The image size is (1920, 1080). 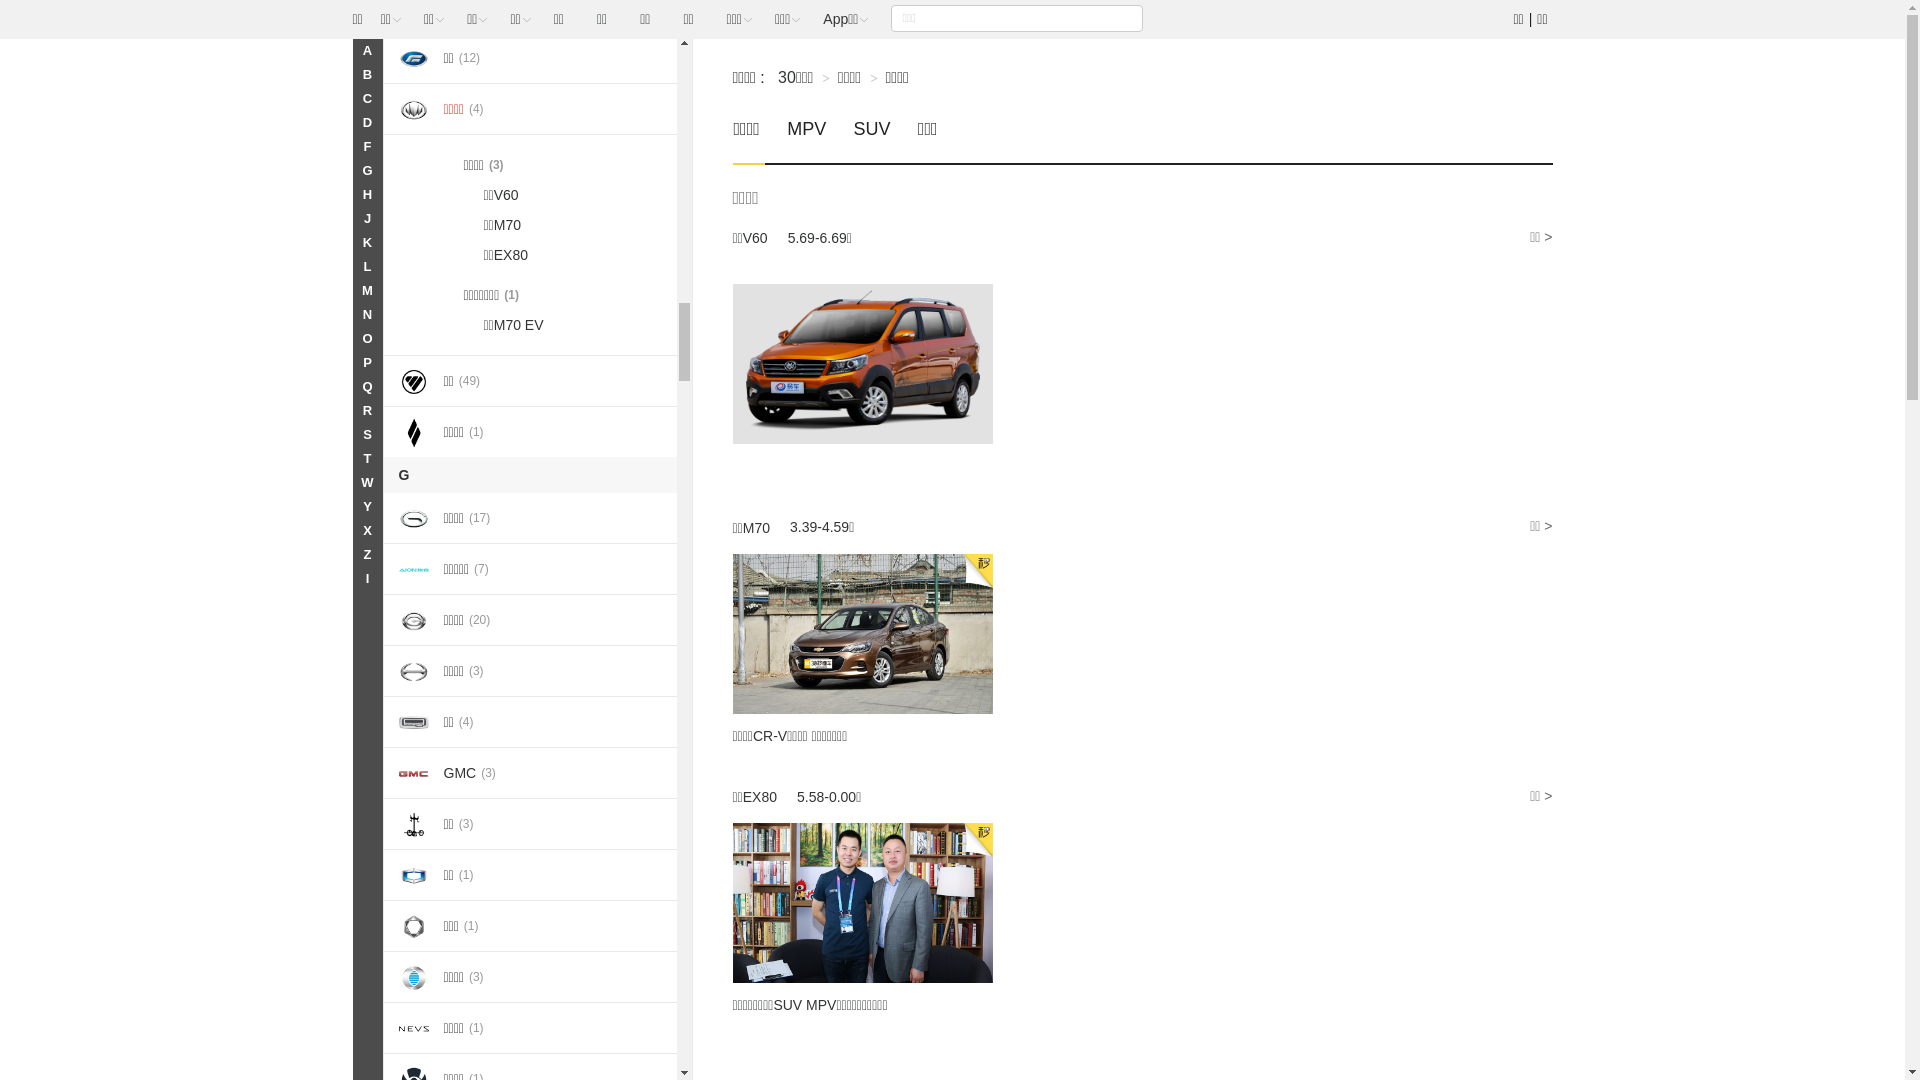 What do you see at coordinates (872, 138) in the screenshot?
I see `'SUV'` at bounding box center [872, 138].